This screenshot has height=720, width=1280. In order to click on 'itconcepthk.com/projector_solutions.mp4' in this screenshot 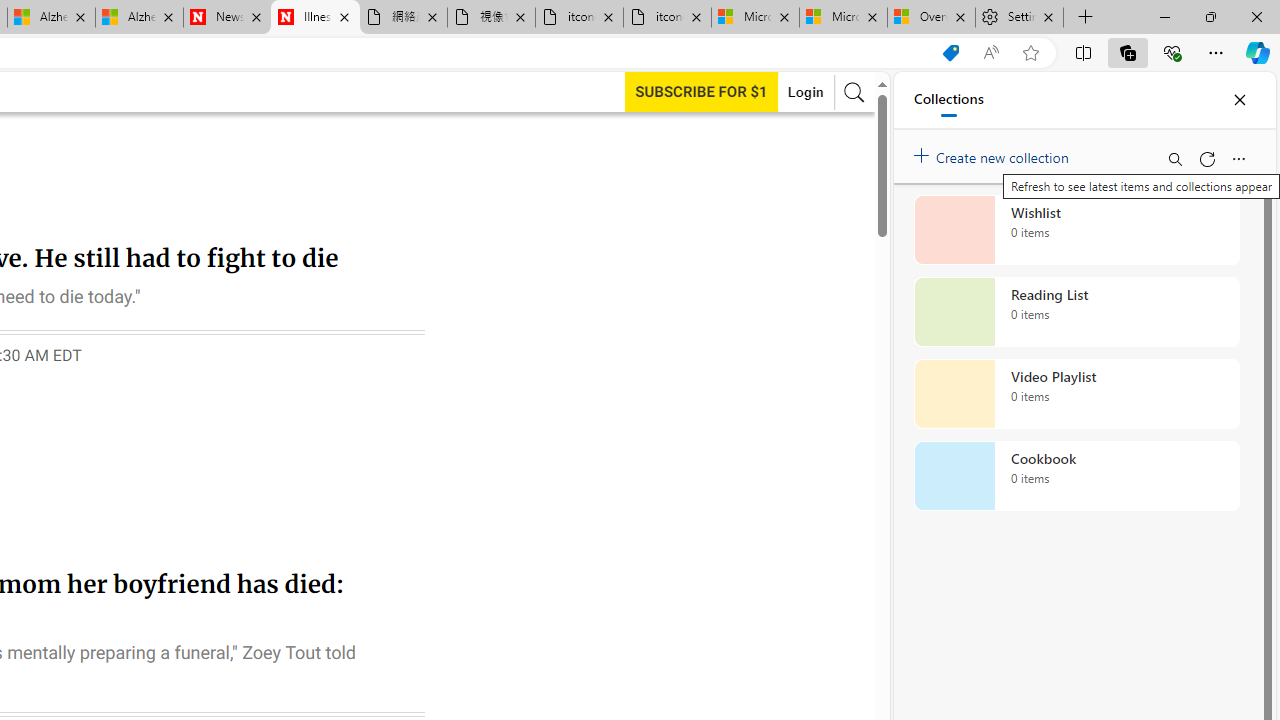, I will do `click(666, 17)`.